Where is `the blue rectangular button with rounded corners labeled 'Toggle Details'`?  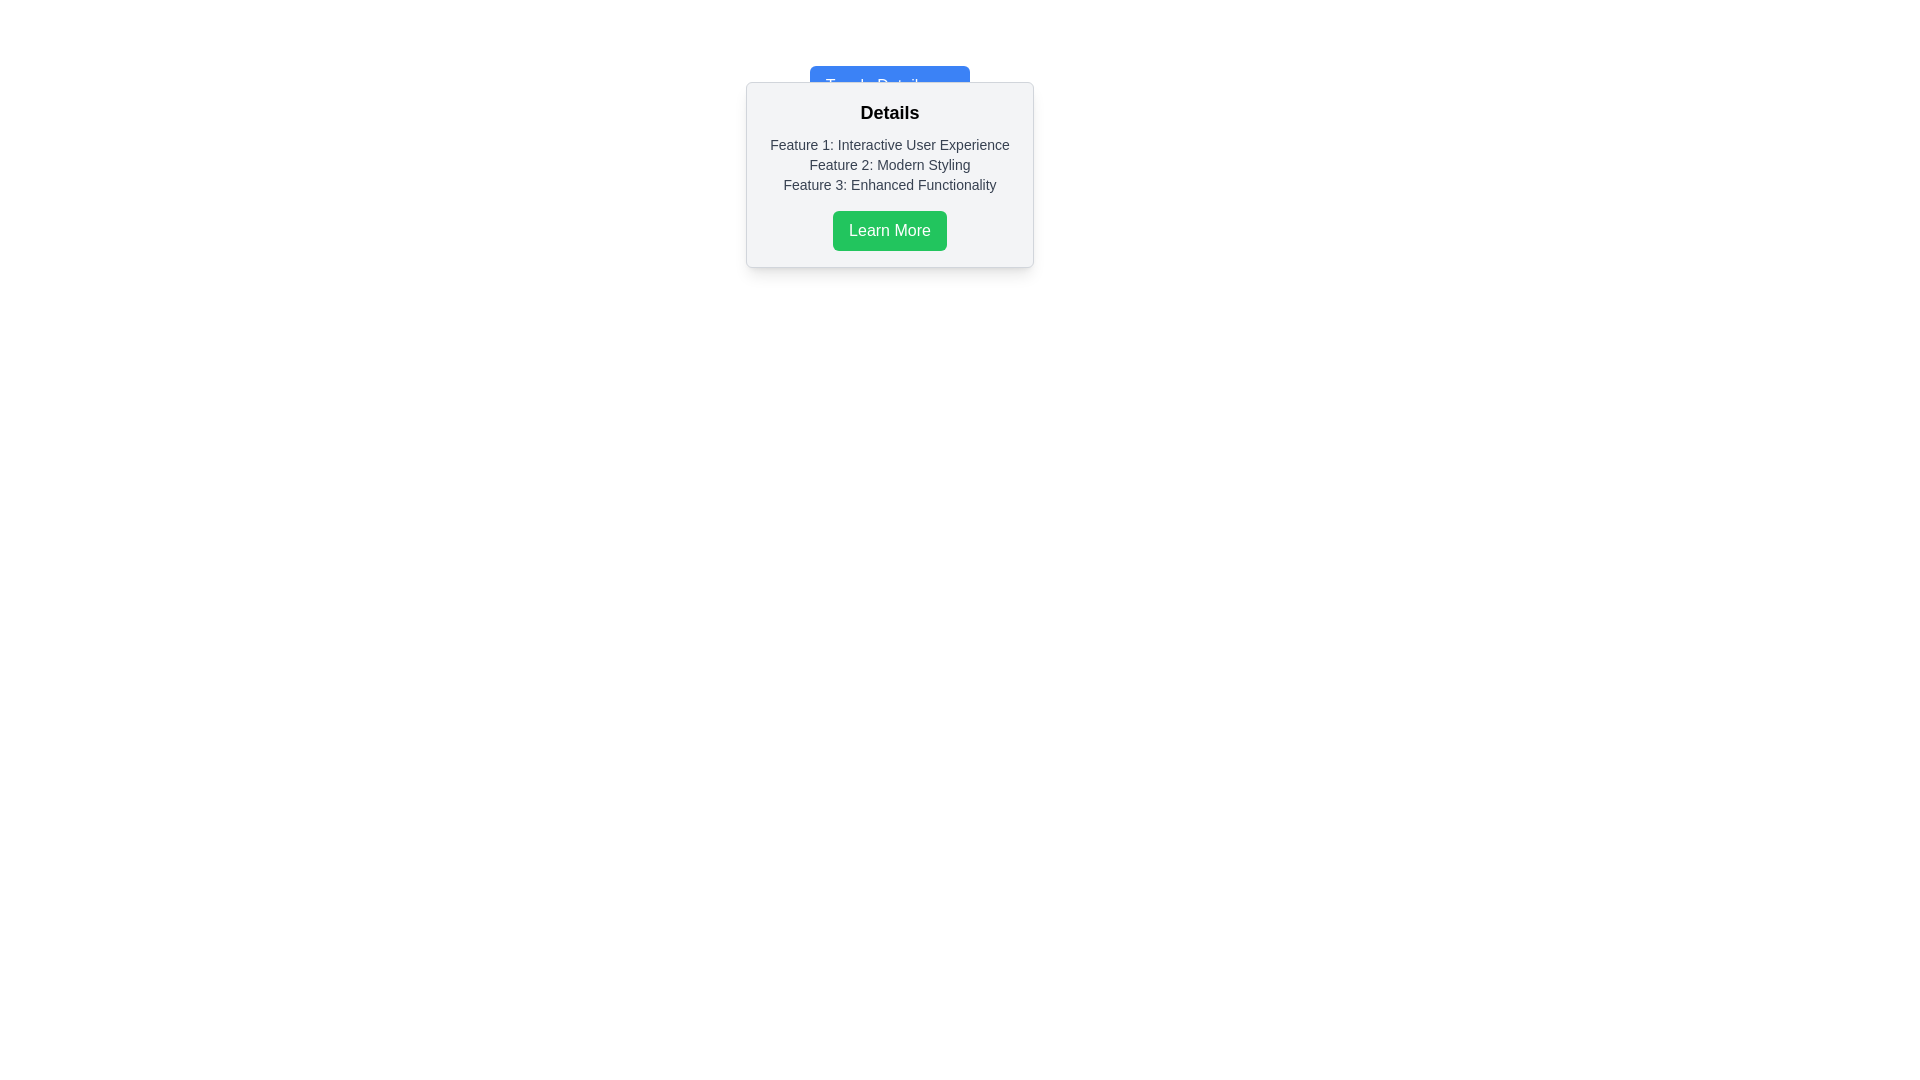 the blue rectangular button with rounded corners labeled 'Toggle Details' is located at coordinates (888, 84).